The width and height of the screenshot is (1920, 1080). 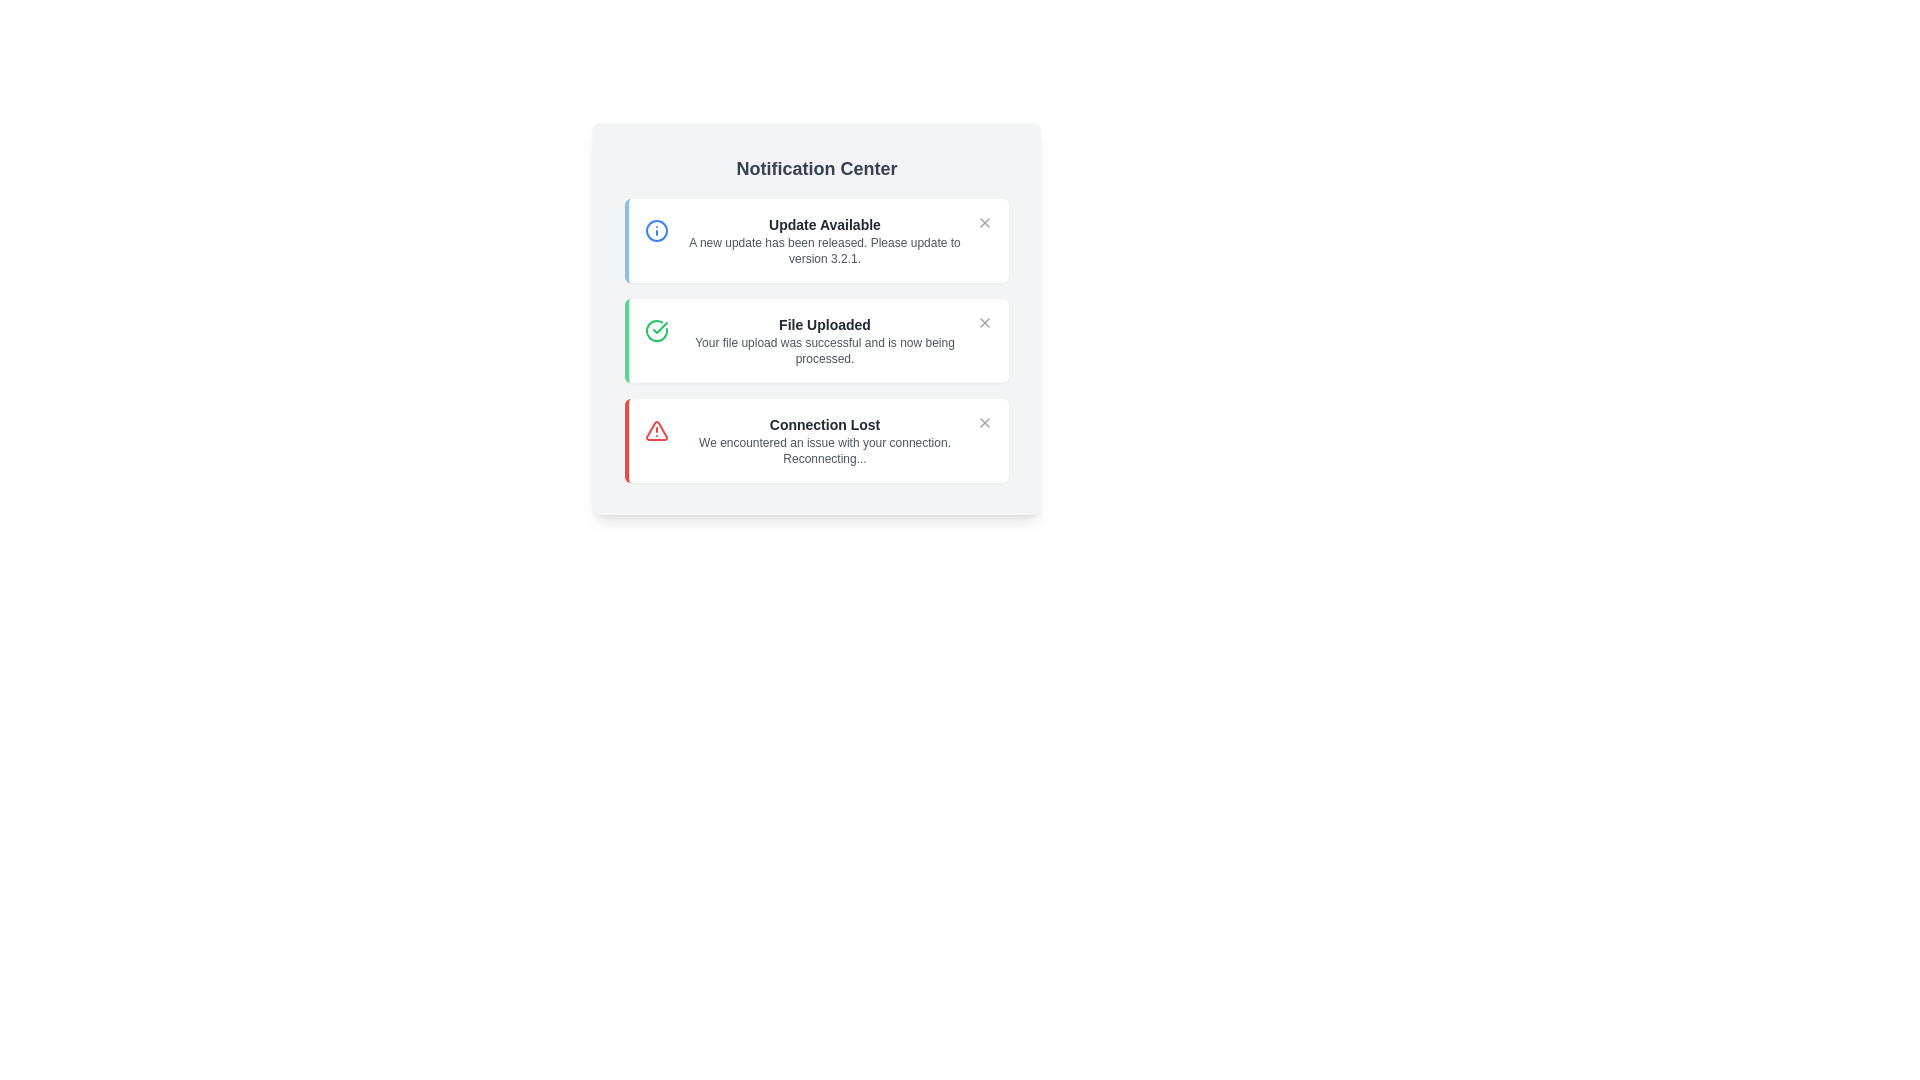 What do you see at coordinates (816, 339) in the screenshot?
I see `the notification card indicating the successful upload of a file, which is the second notification in the list, situated between 'Update Available' and 'Connection Lost'` at bounding box center [816, 339].